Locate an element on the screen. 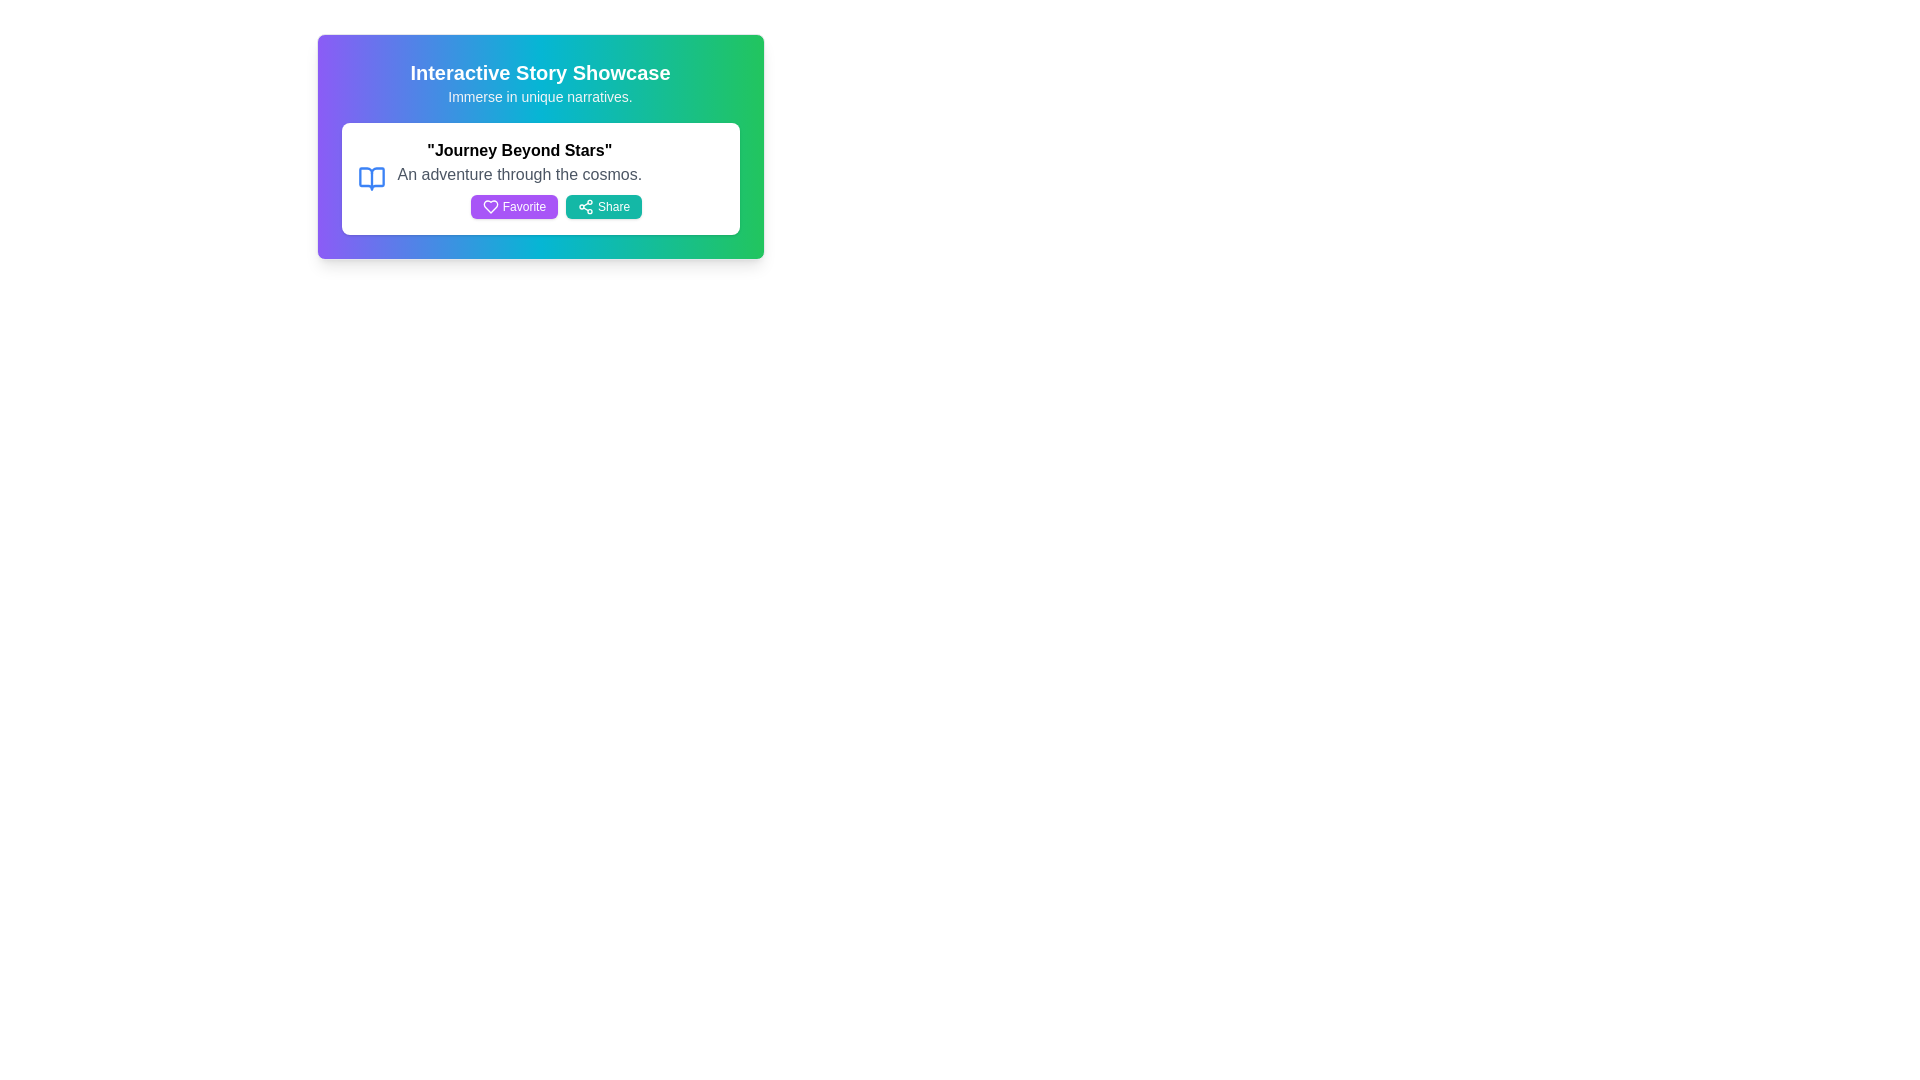 This screenshot has width=1920, height=1080. the heart-shaped icon located within the 'Interactive Story Showcase' to interact with it is located at coordinates (490, 207).